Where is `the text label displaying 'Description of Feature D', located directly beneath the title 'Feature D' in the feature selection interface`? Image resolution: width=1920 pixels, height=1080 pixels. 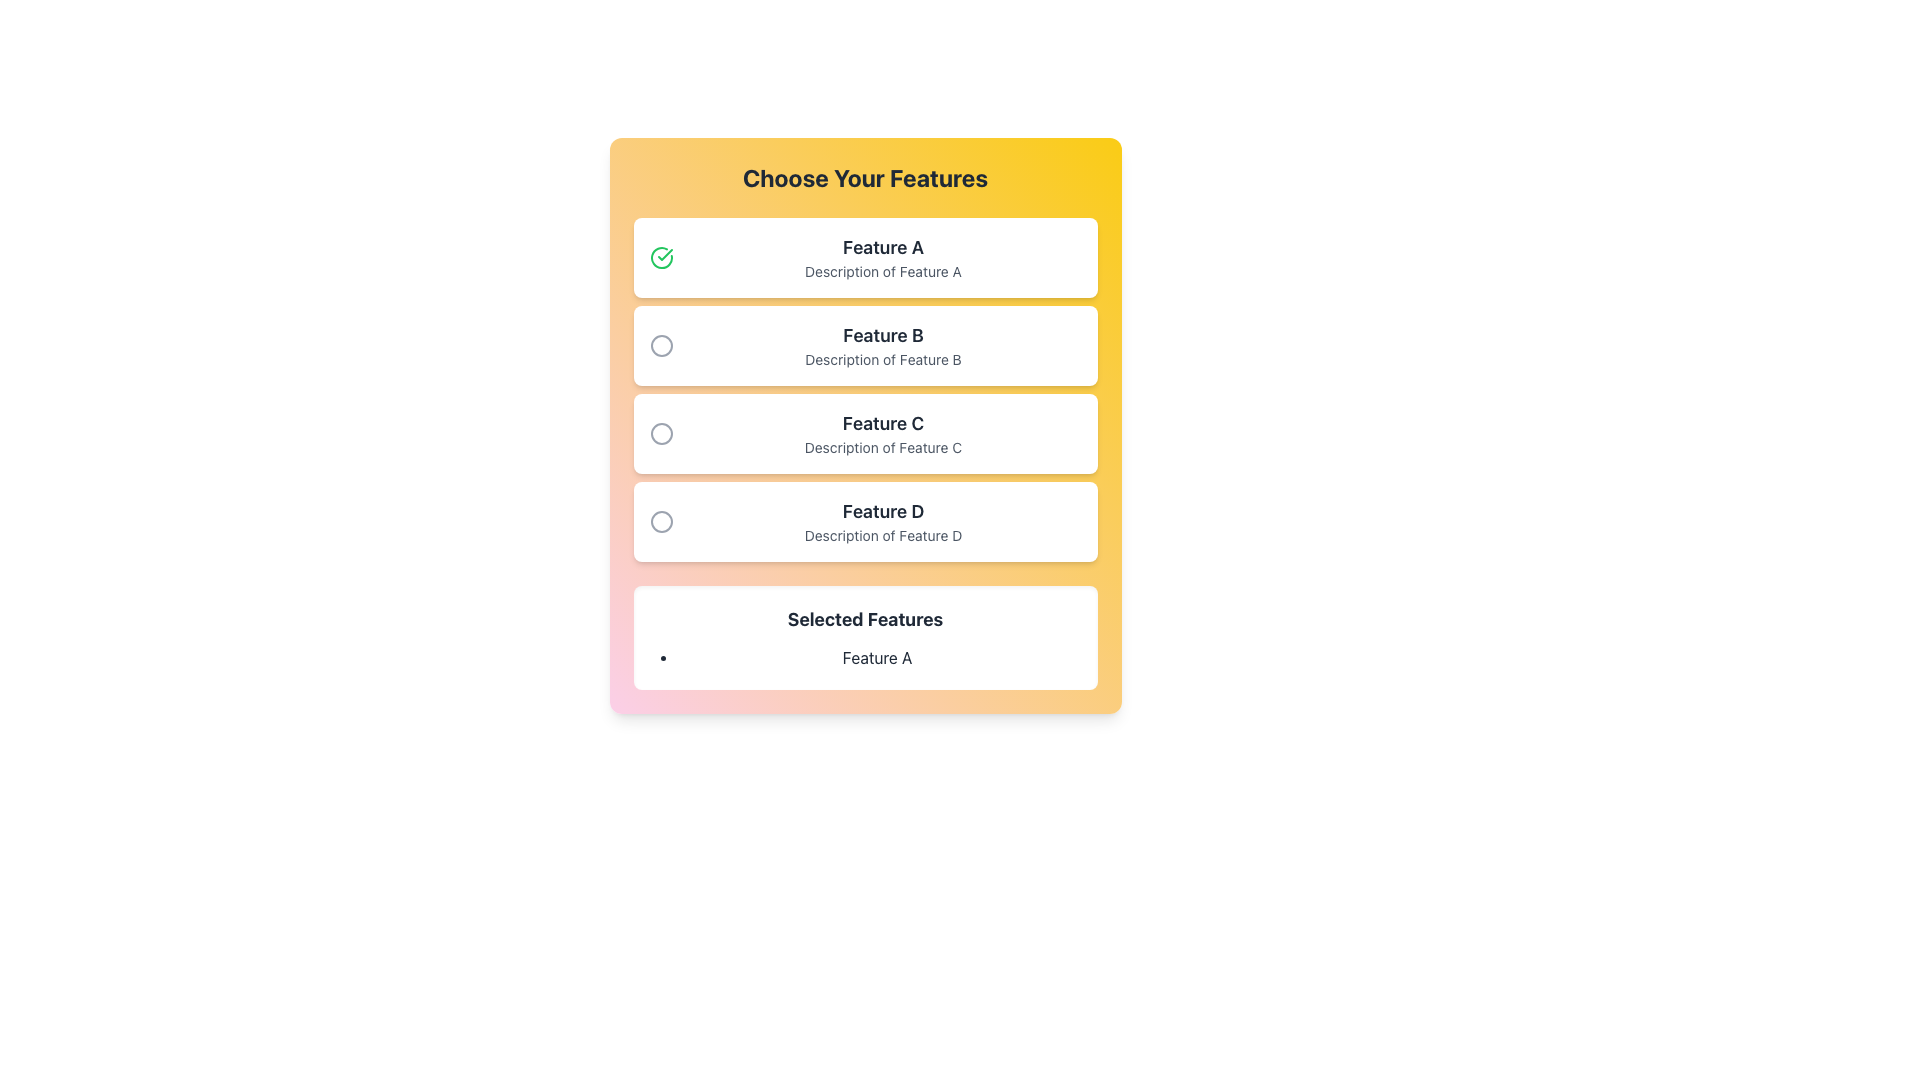 the text label displaying 'Description of Feature D', located directly beneath the title 'Feature D' in the feature selection interface is located at coordinates (882, 535).